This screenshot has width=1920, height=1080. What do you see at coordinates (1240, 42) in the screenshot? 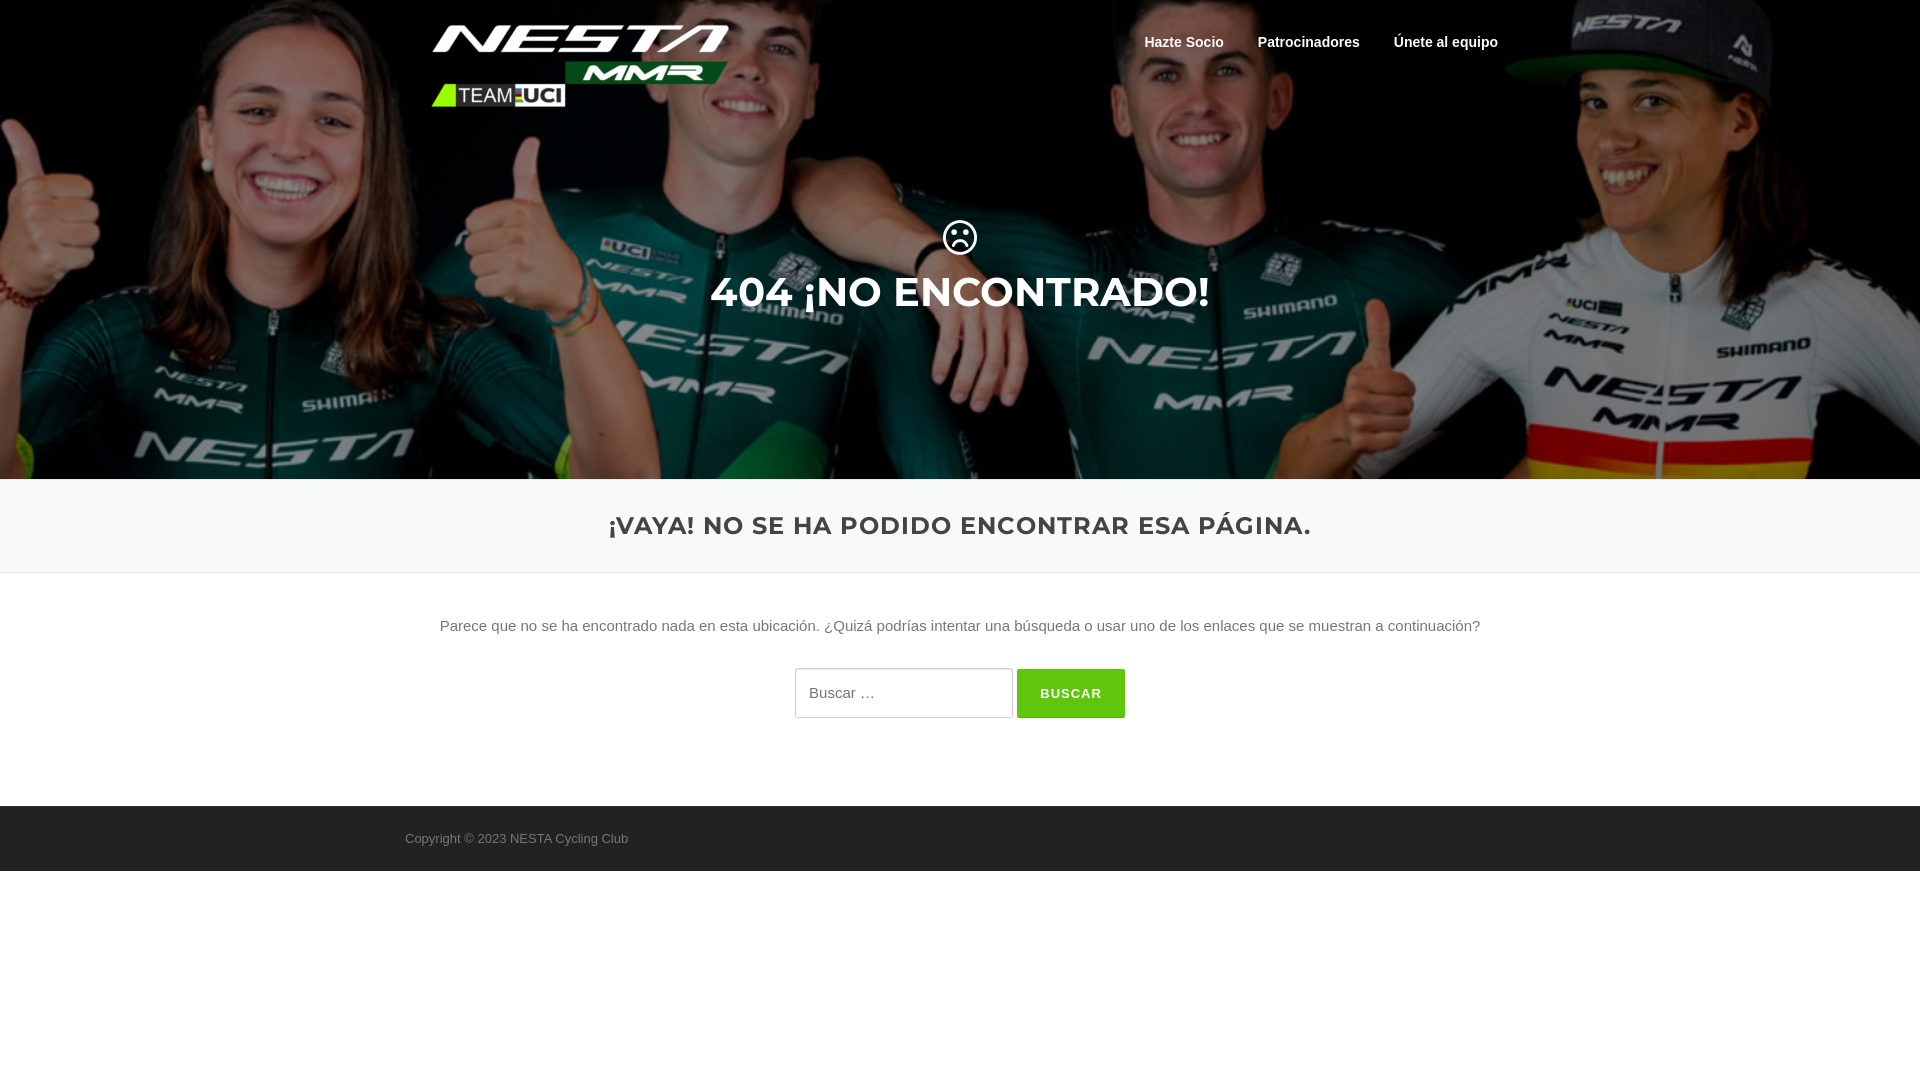
I see `'Patrocinadores'` at bounding box center [1240, 42].